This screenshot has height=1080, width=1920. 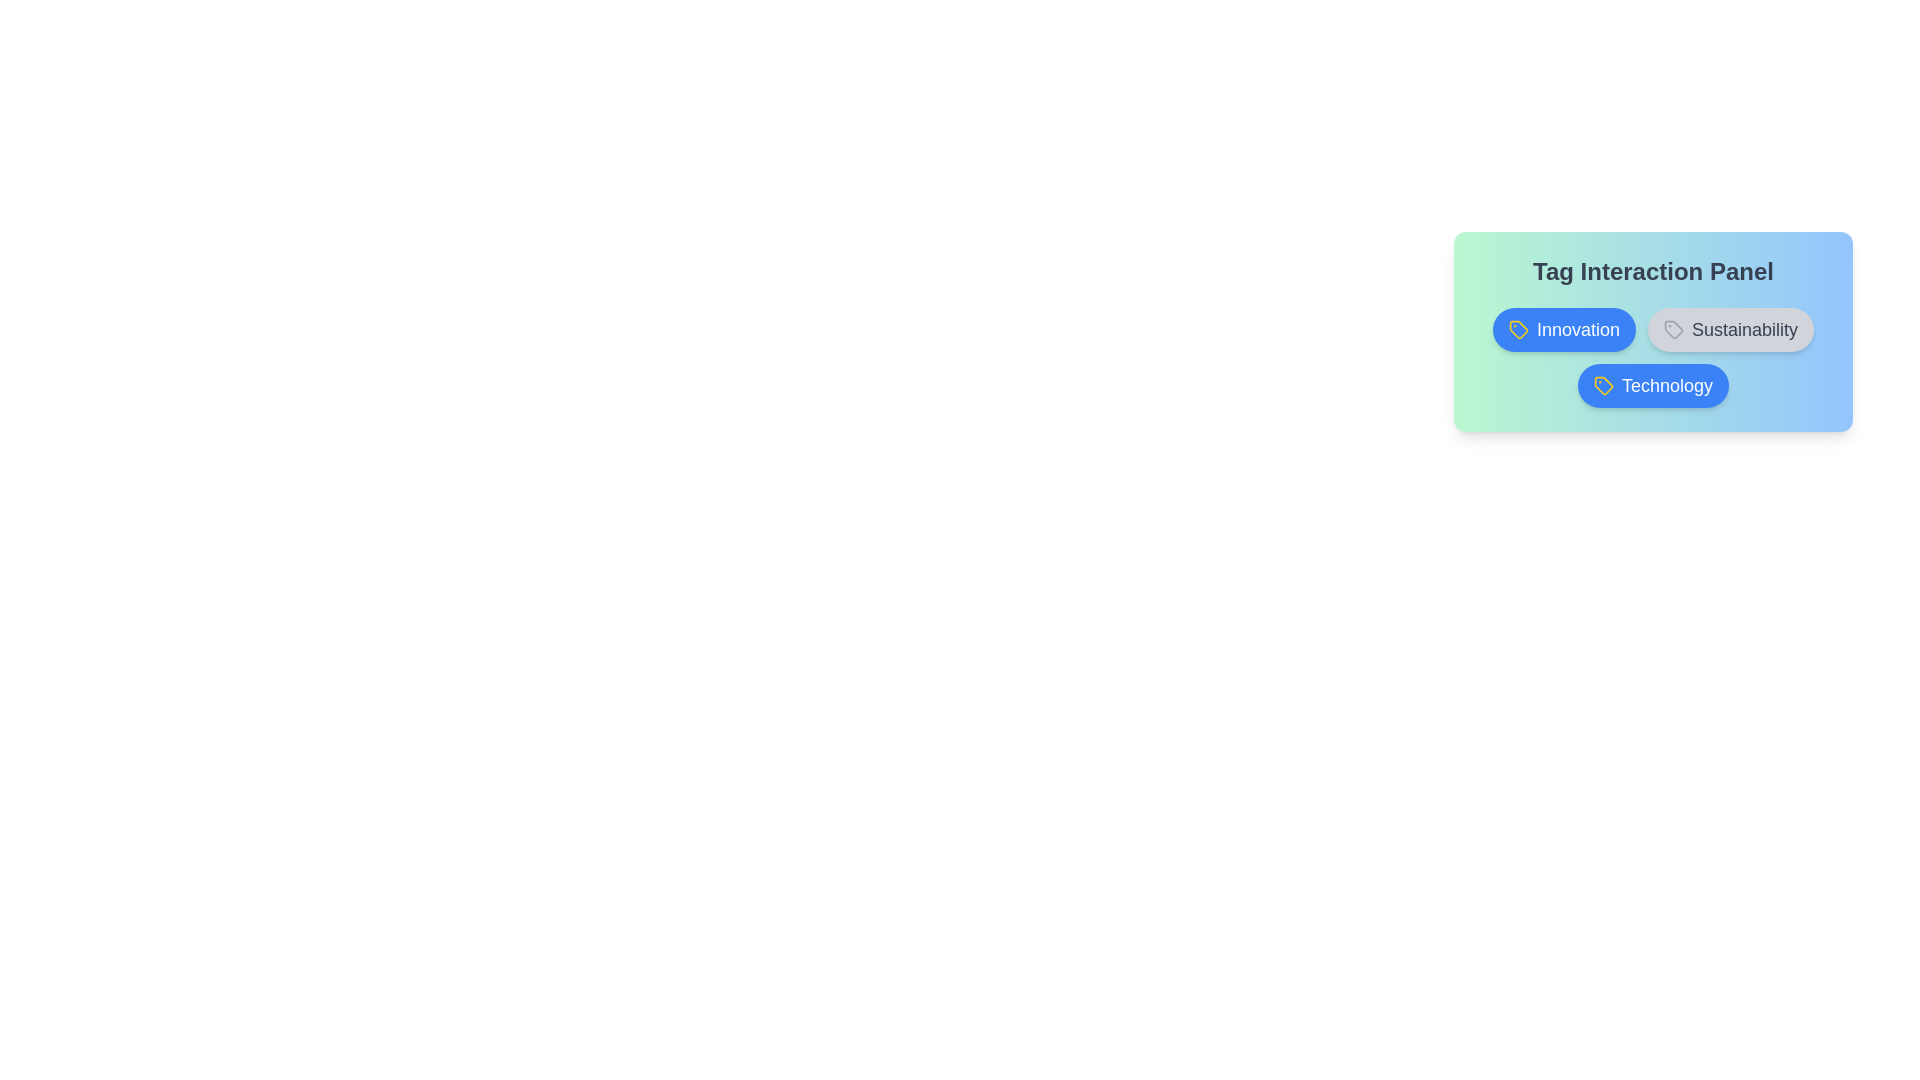 I want to click on the tag button labeled 'Technology' to toggle its activation status, so click(x=1653, y=385).